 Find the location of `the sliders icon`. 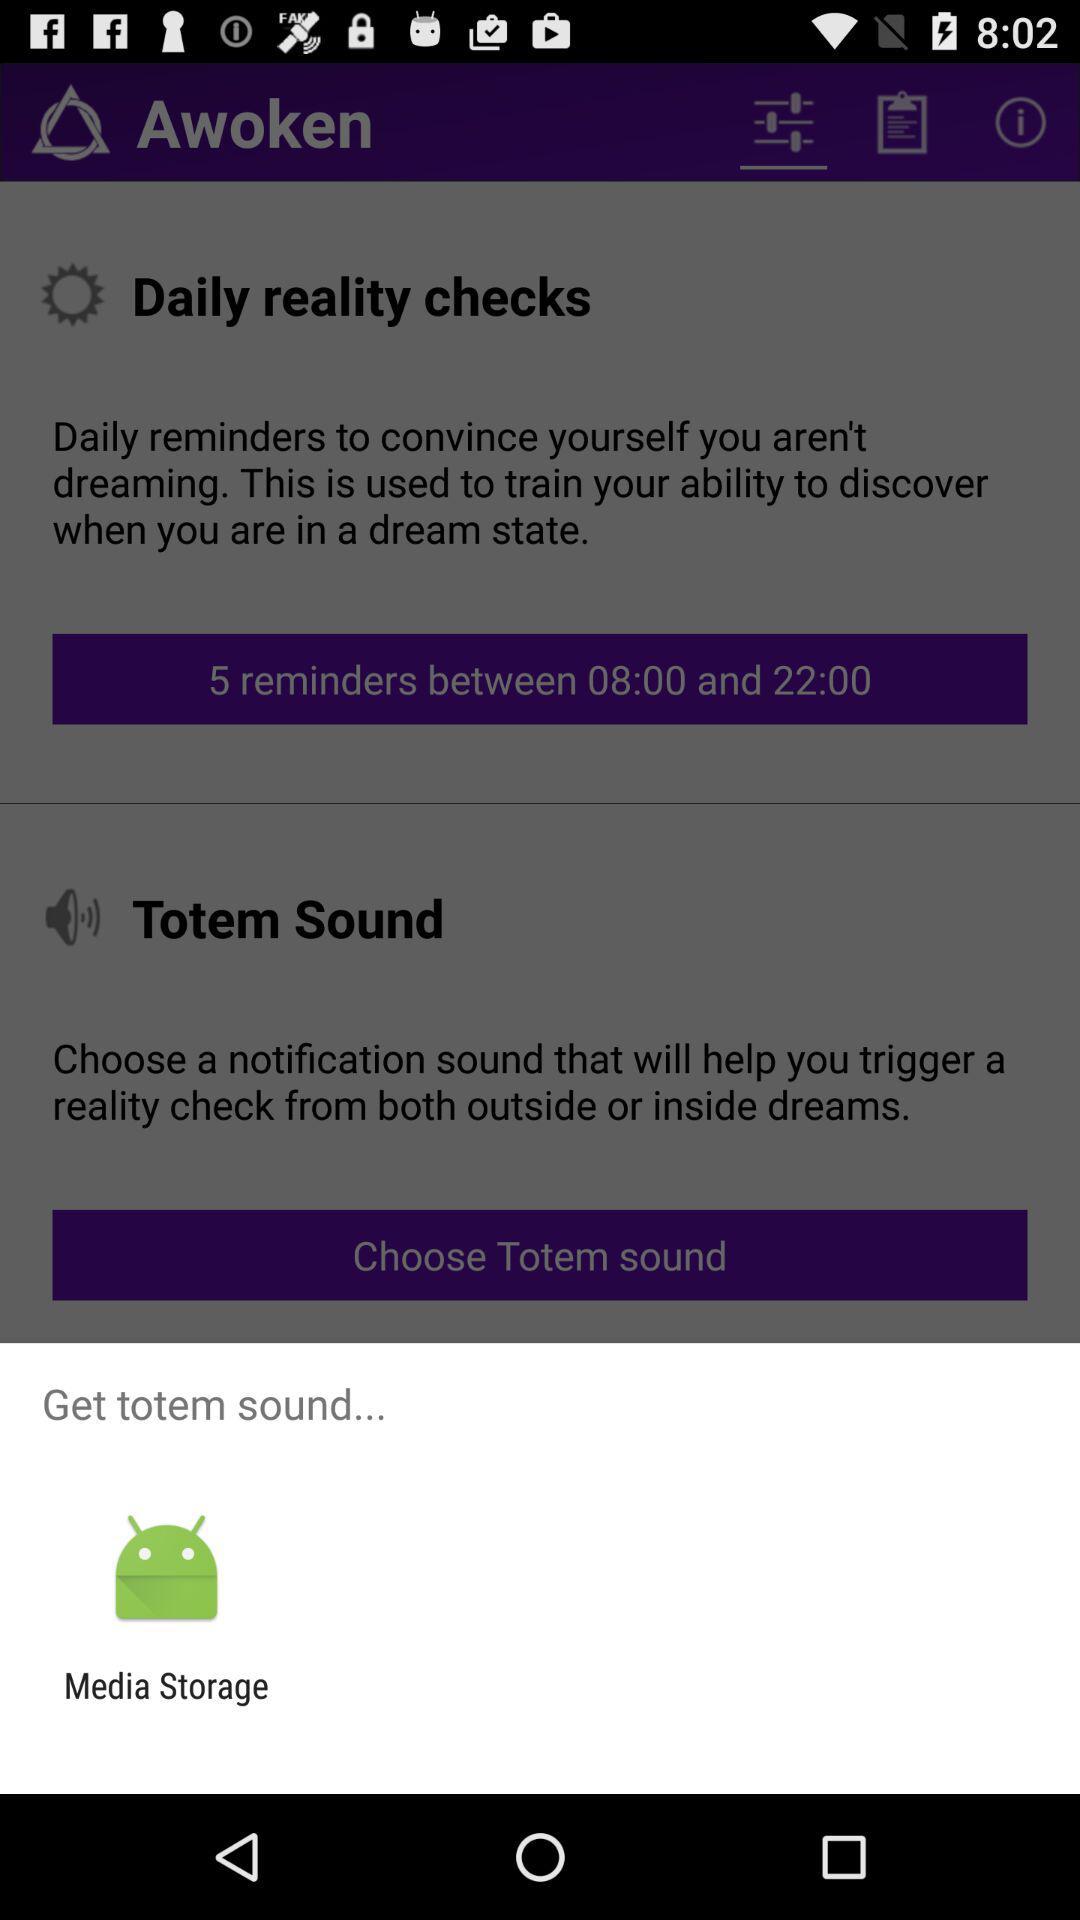

the sliders icon is located at coordinates (782, 129).